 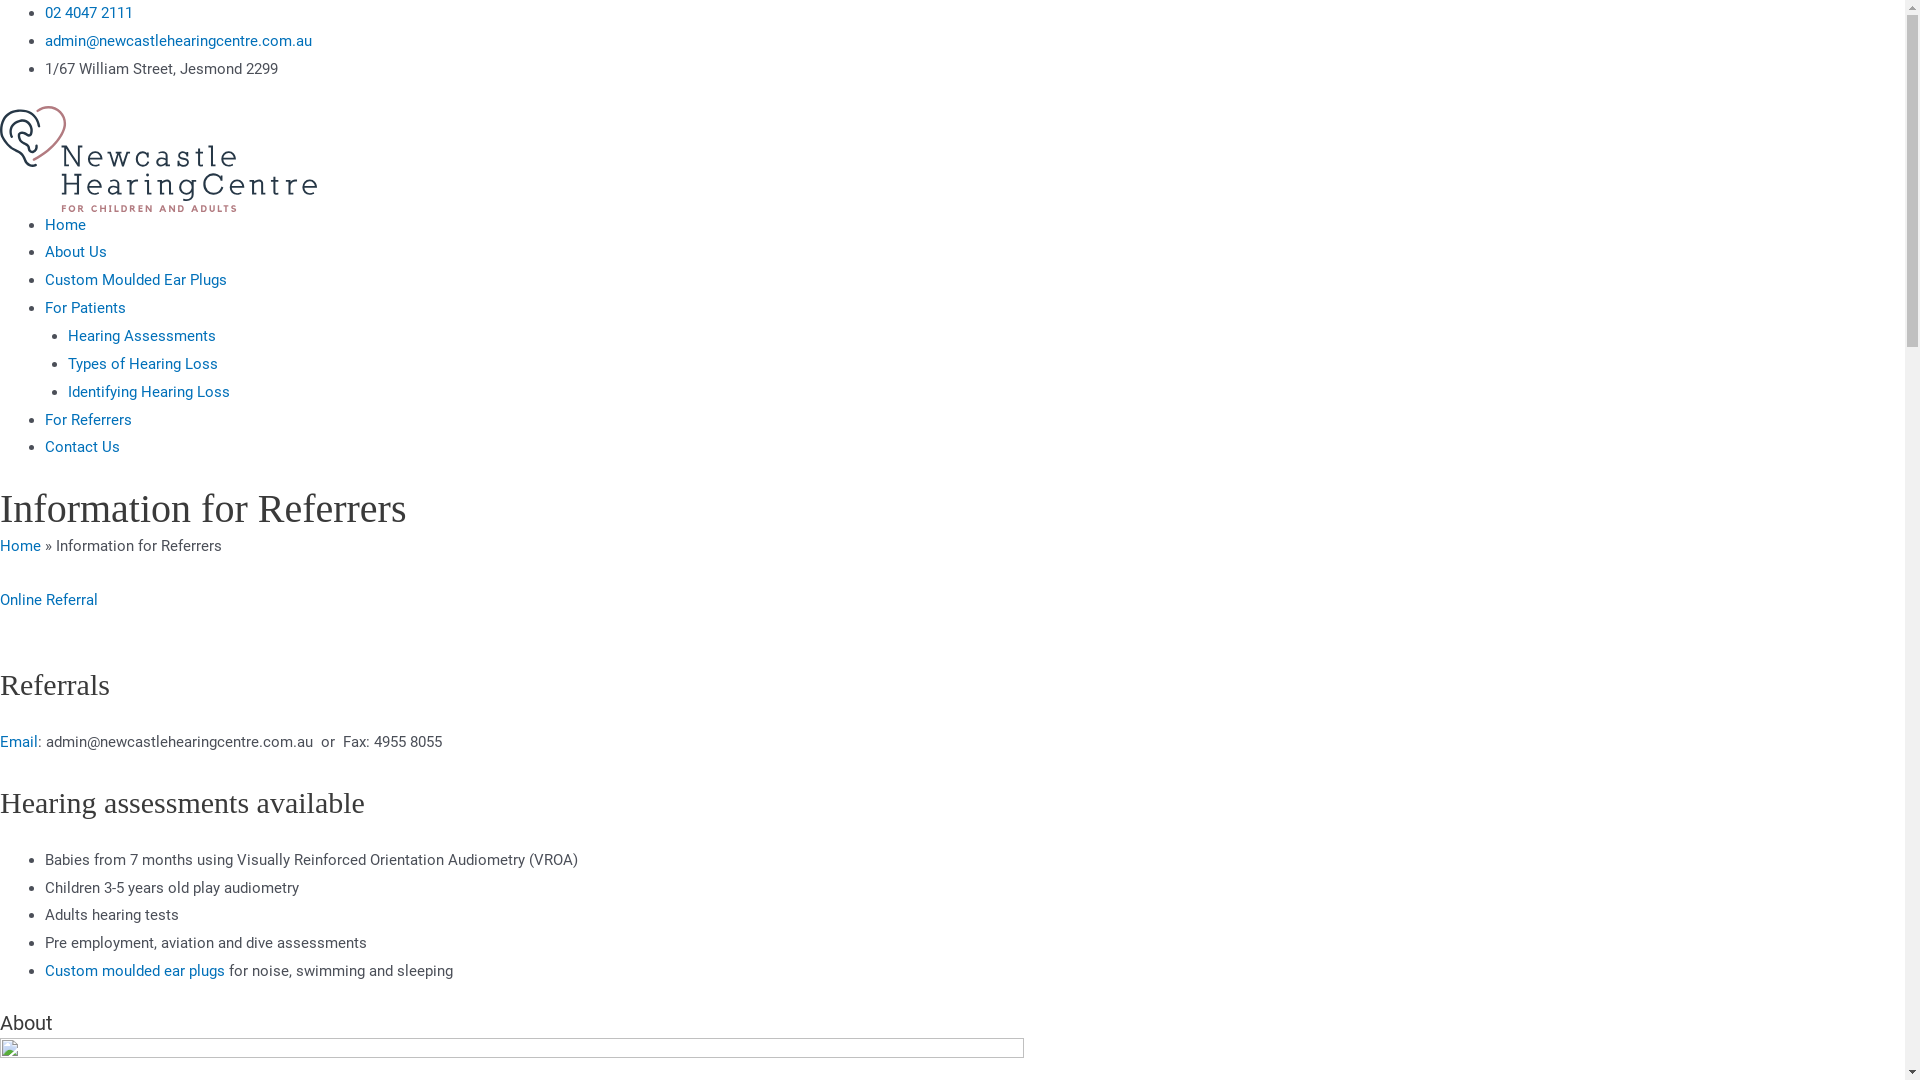 I want to click on 'Email', so click(x=0, y=741).